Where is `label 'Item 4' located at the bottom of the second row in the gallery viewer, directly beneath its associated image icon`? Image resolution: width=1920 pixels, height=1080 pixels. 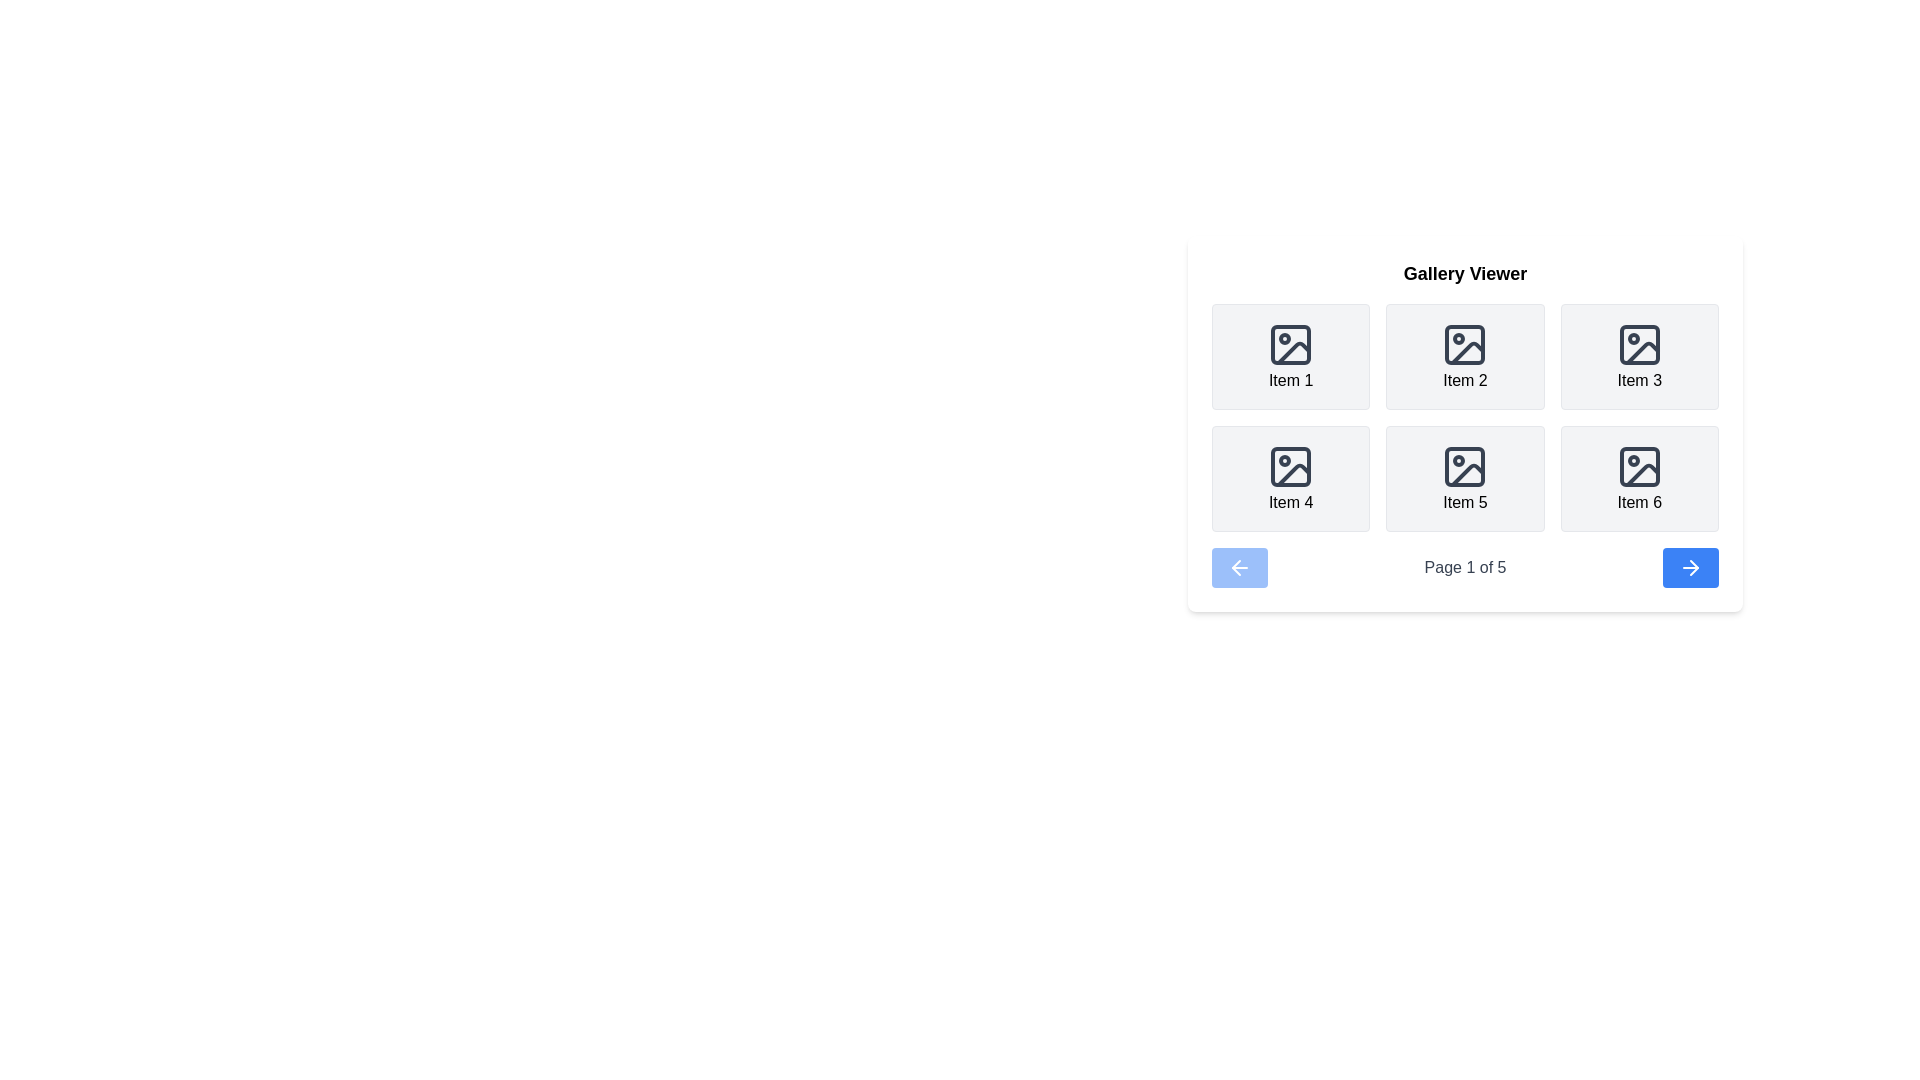 label 'Item 4' located at the bottom of the second row in the gallery viewer, directly beneath its associated image icon is located at coordinates (1291, 501).